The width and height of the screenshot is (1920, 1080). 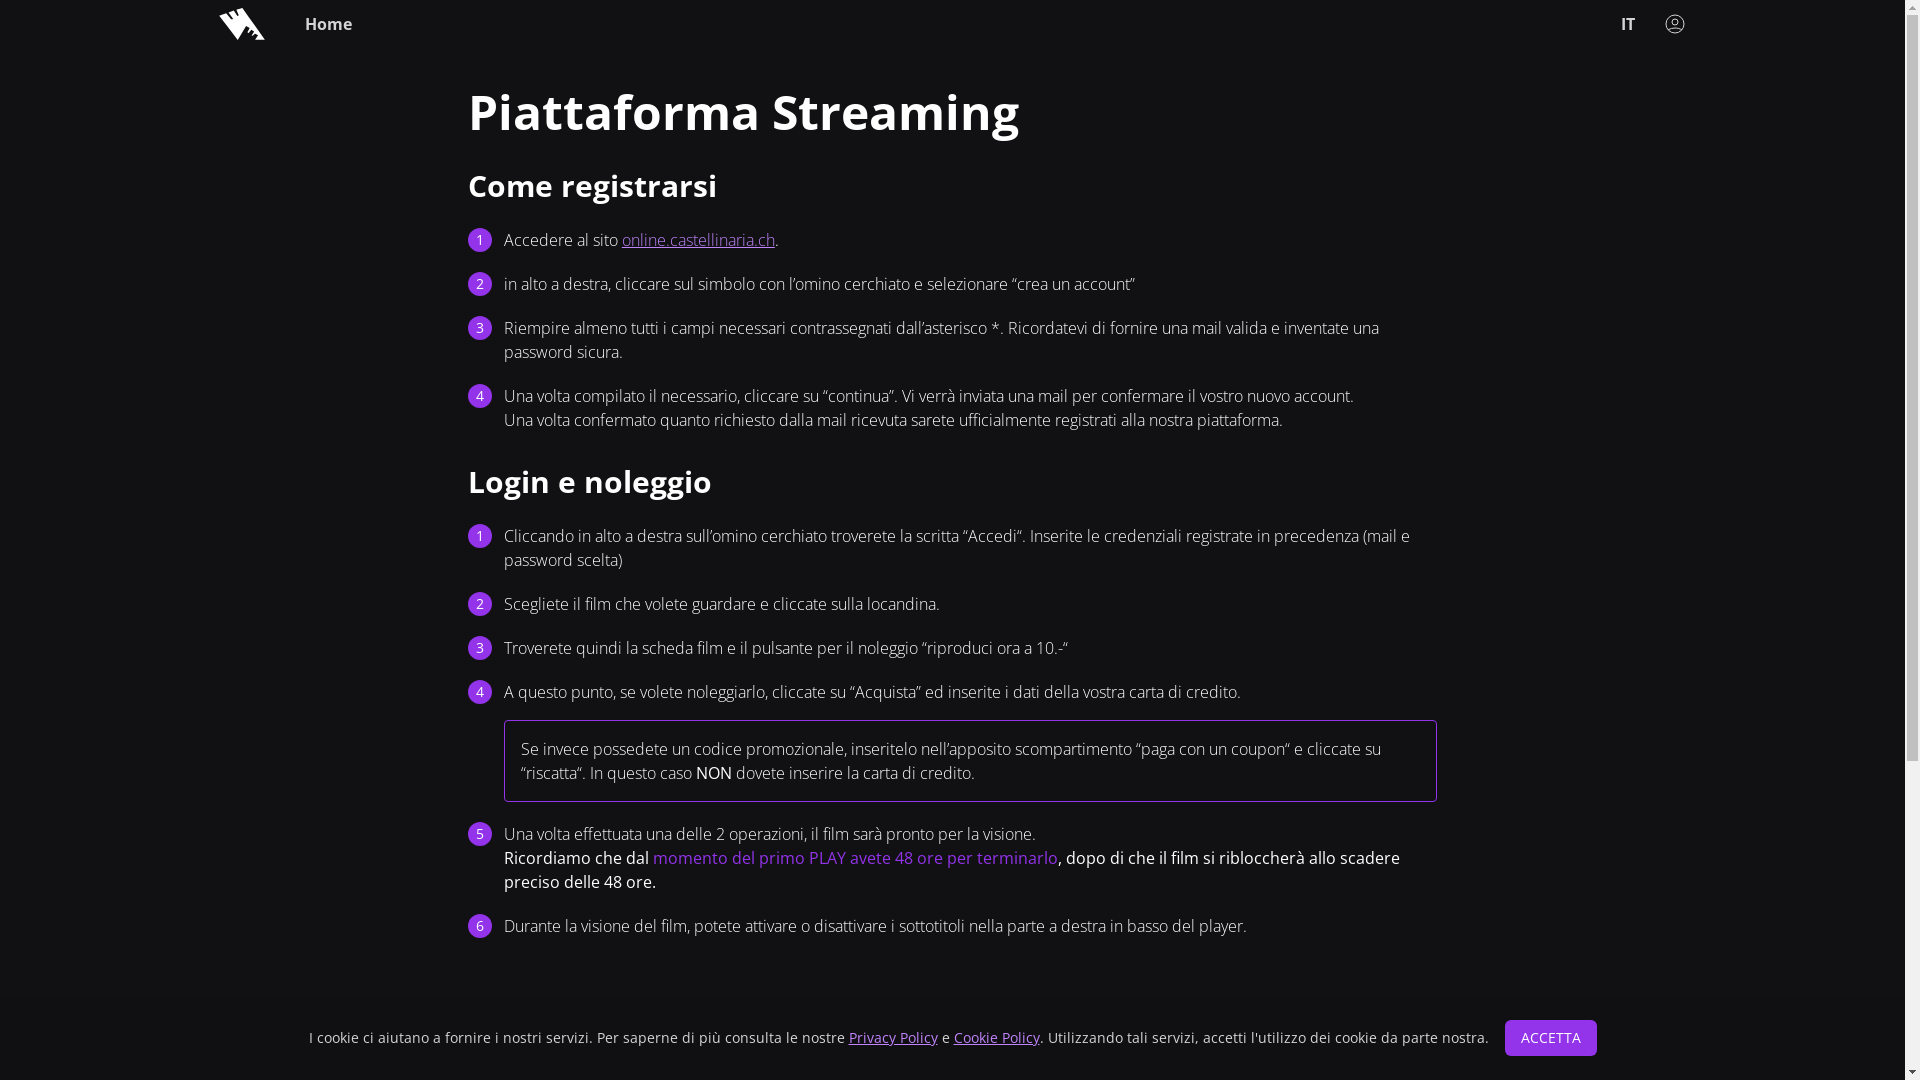 What do you see at coordinates (1627, 23) in the screenshot?
I see `'IT'` at bounding box center [1627, 23].